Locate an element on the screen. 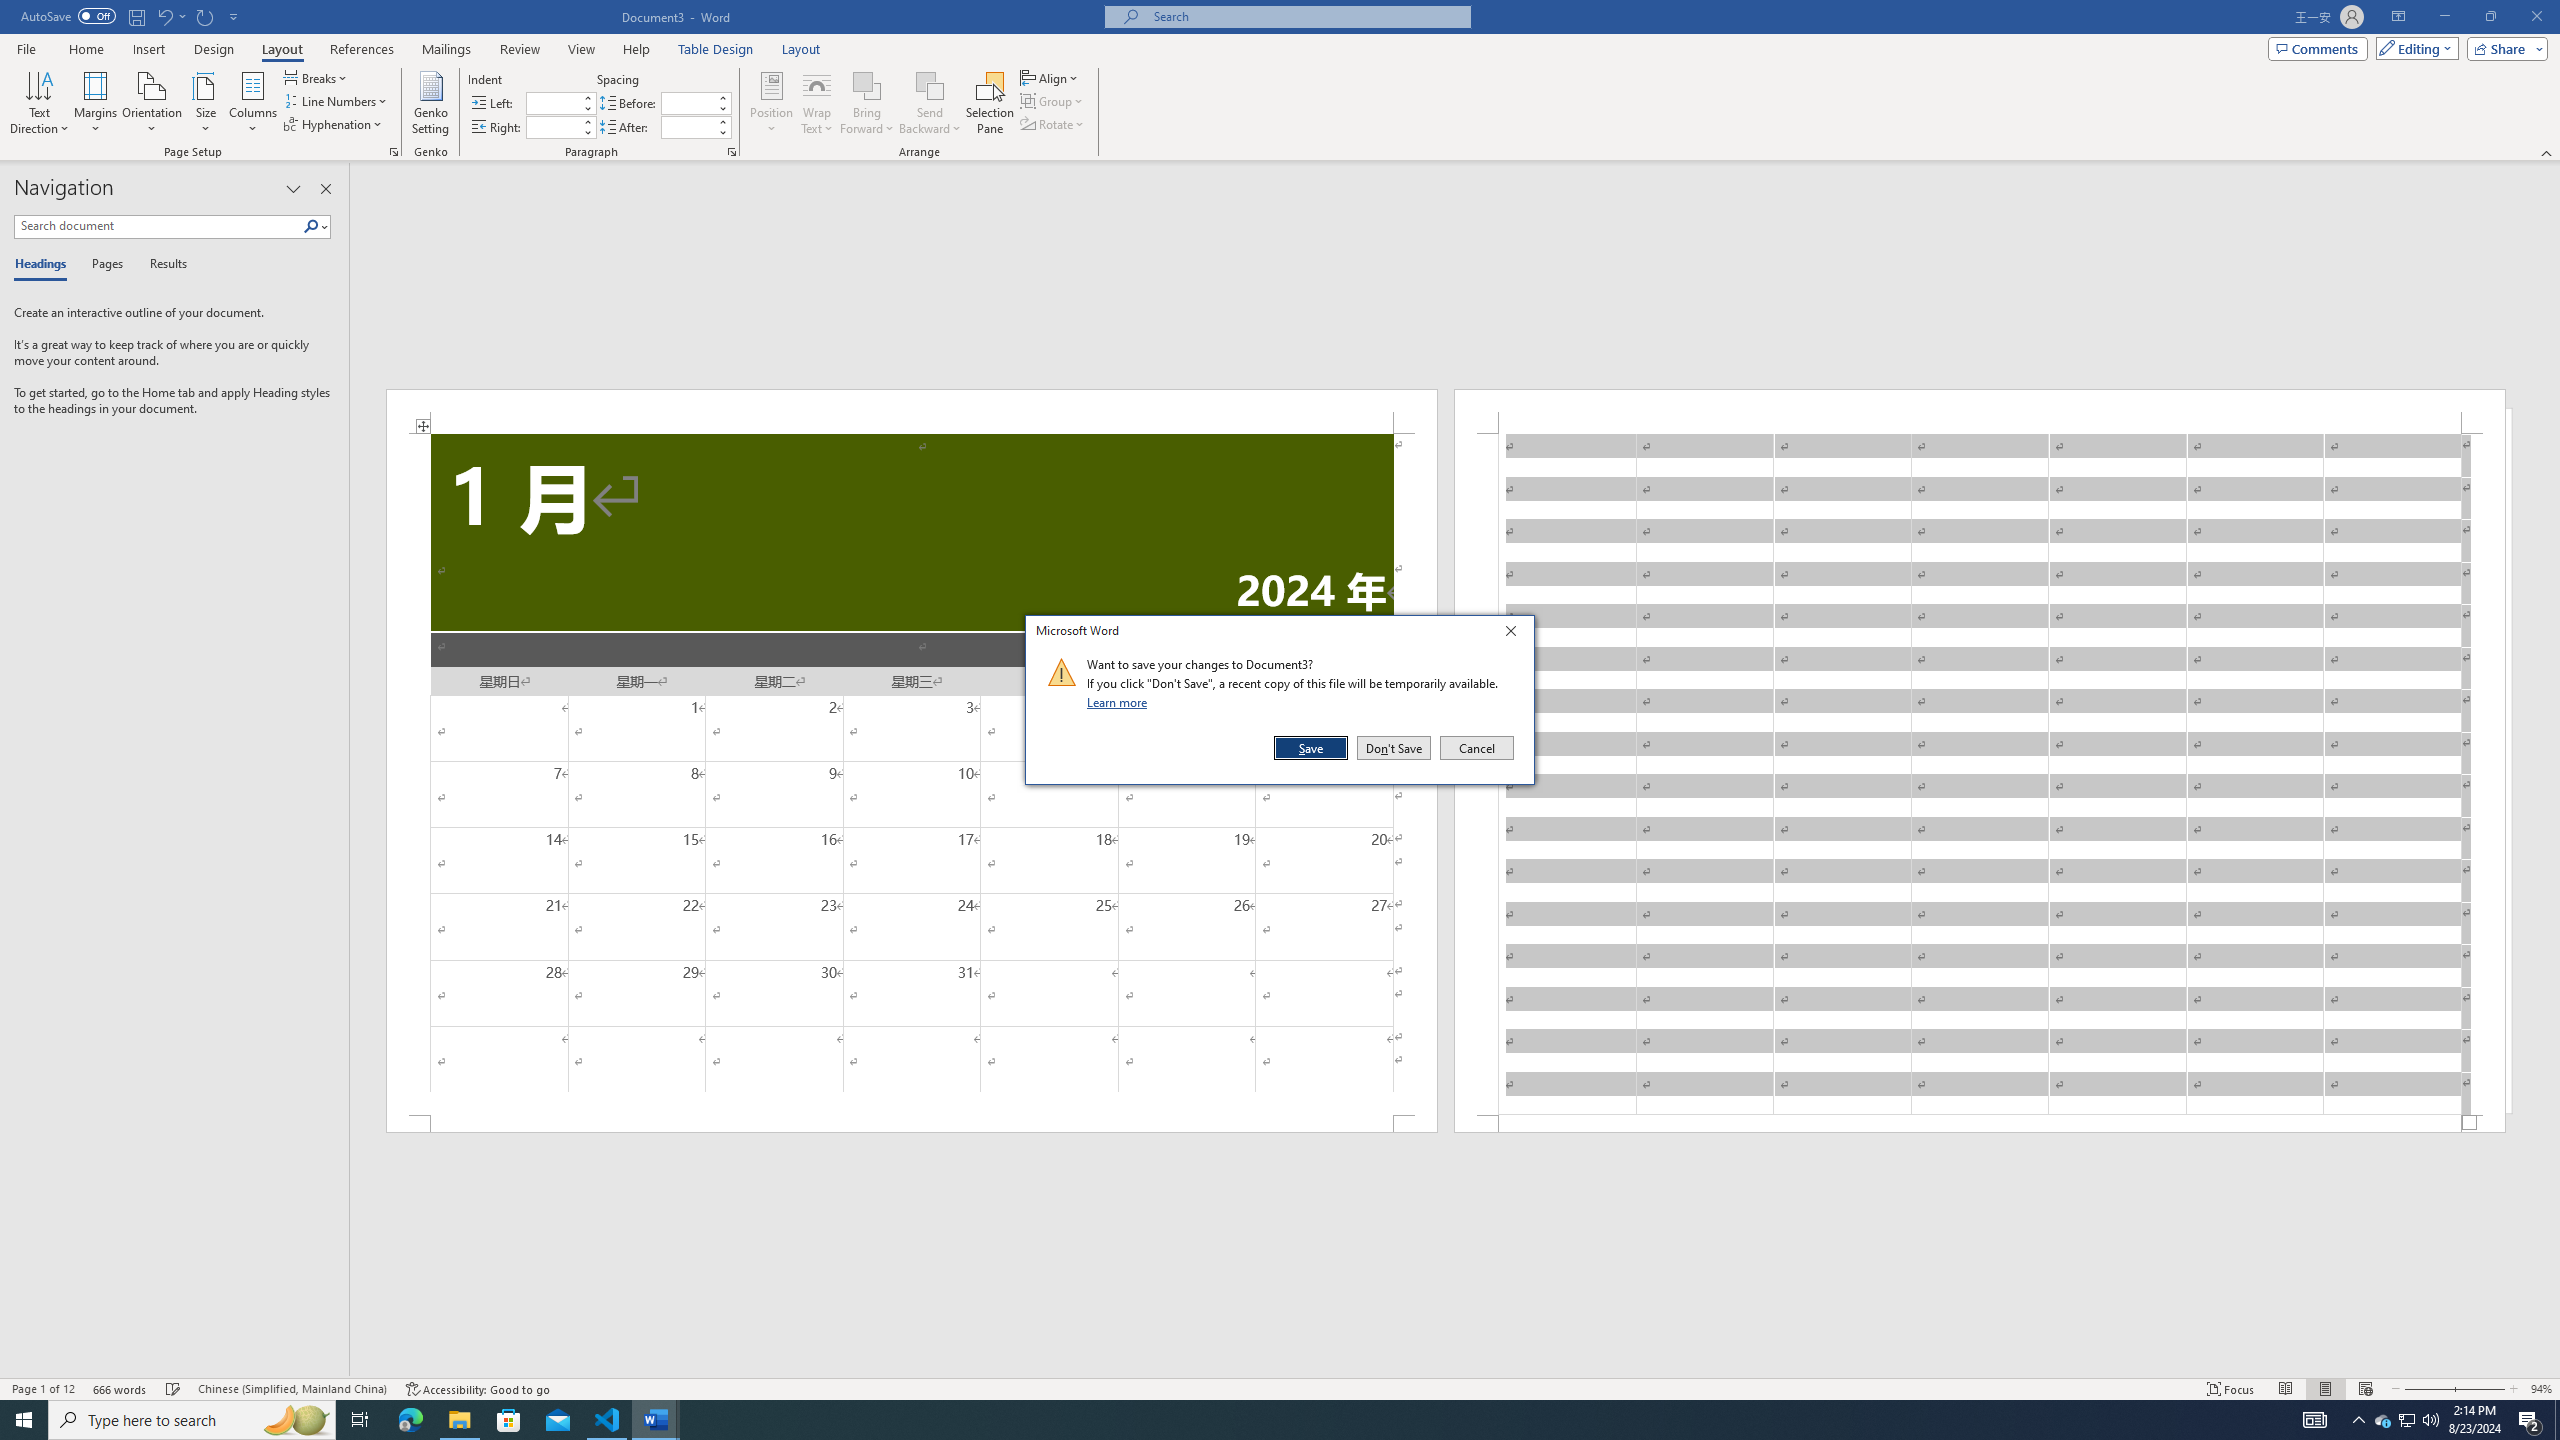 This screenshot has height=1440, width=2560. 'Learn more' is located at coordinates (1120, 701).